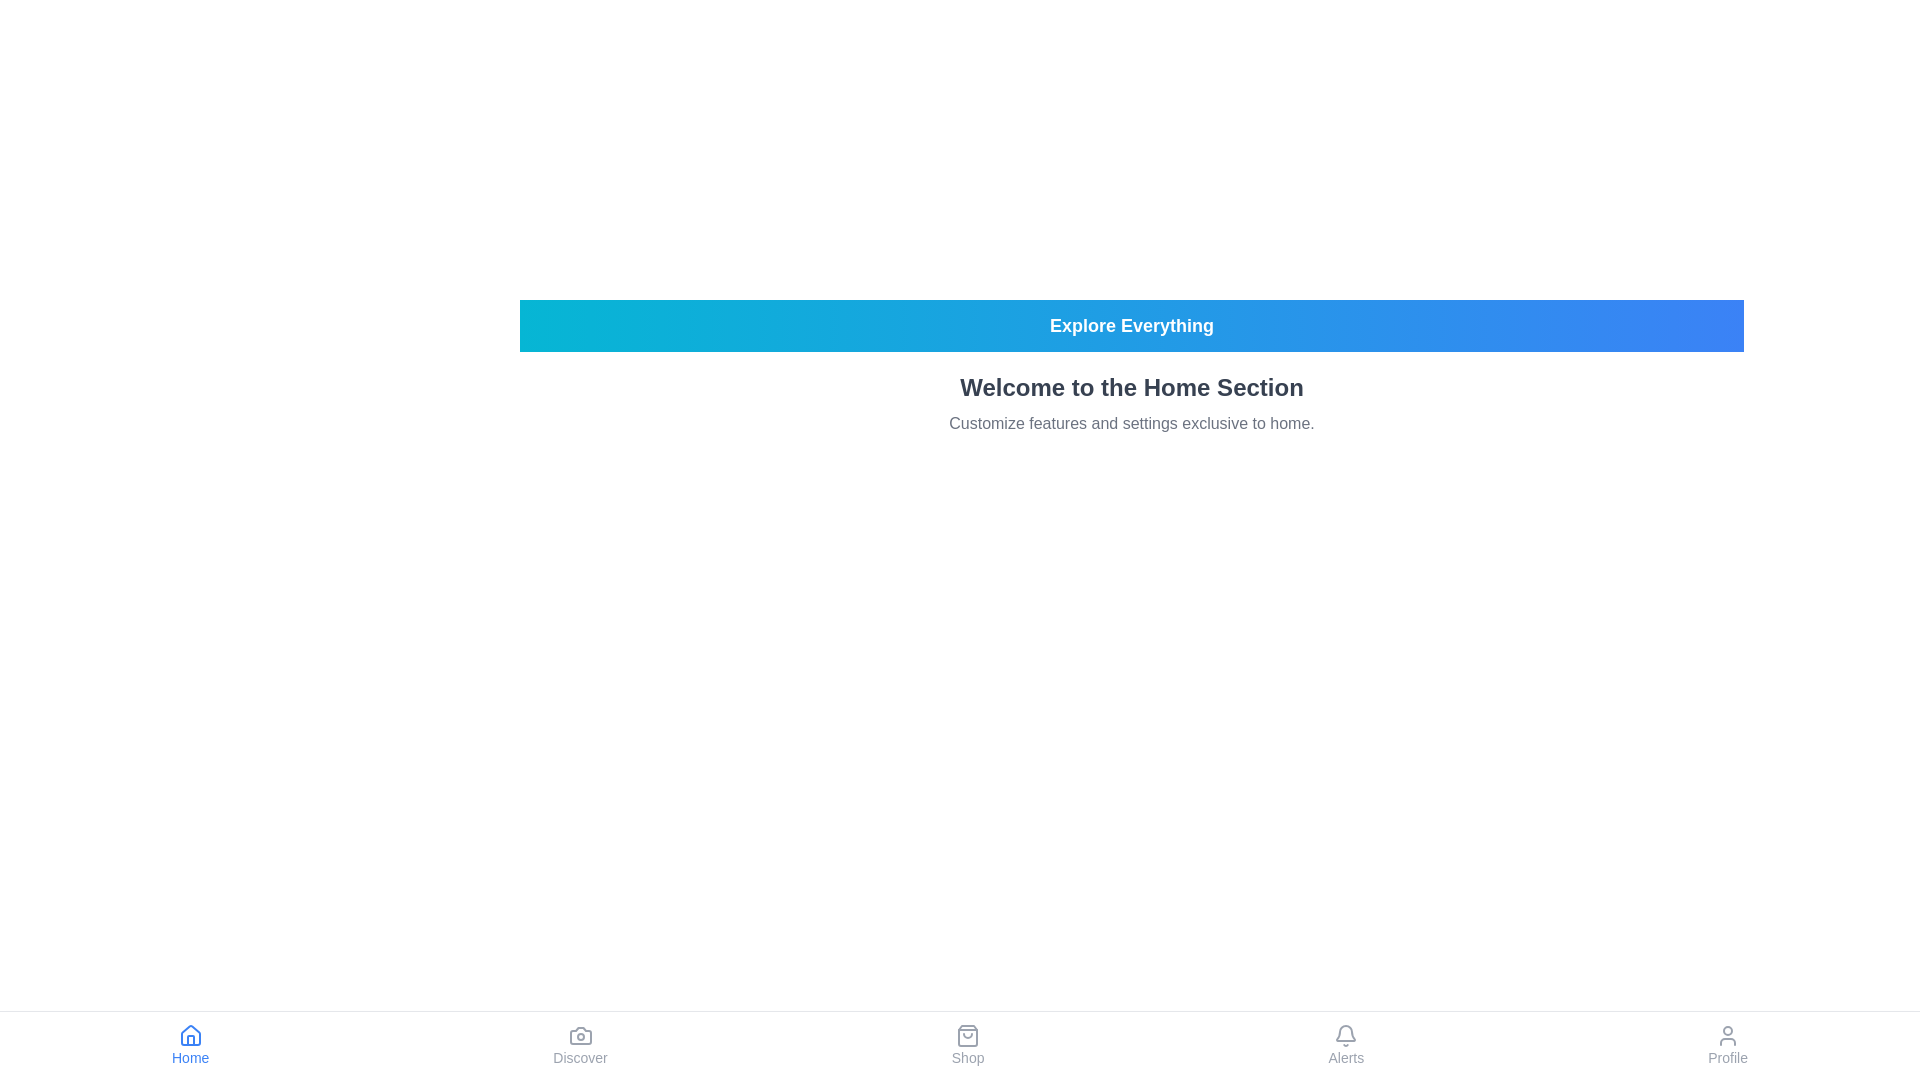 Image resolution: width=1920 pixels, height=1080 pixels. What do you see at coordinates (579, 1044) in the screenshot?
I see `the Discover tab in the bottom navigation bar` at bounding box center [579, 1044].